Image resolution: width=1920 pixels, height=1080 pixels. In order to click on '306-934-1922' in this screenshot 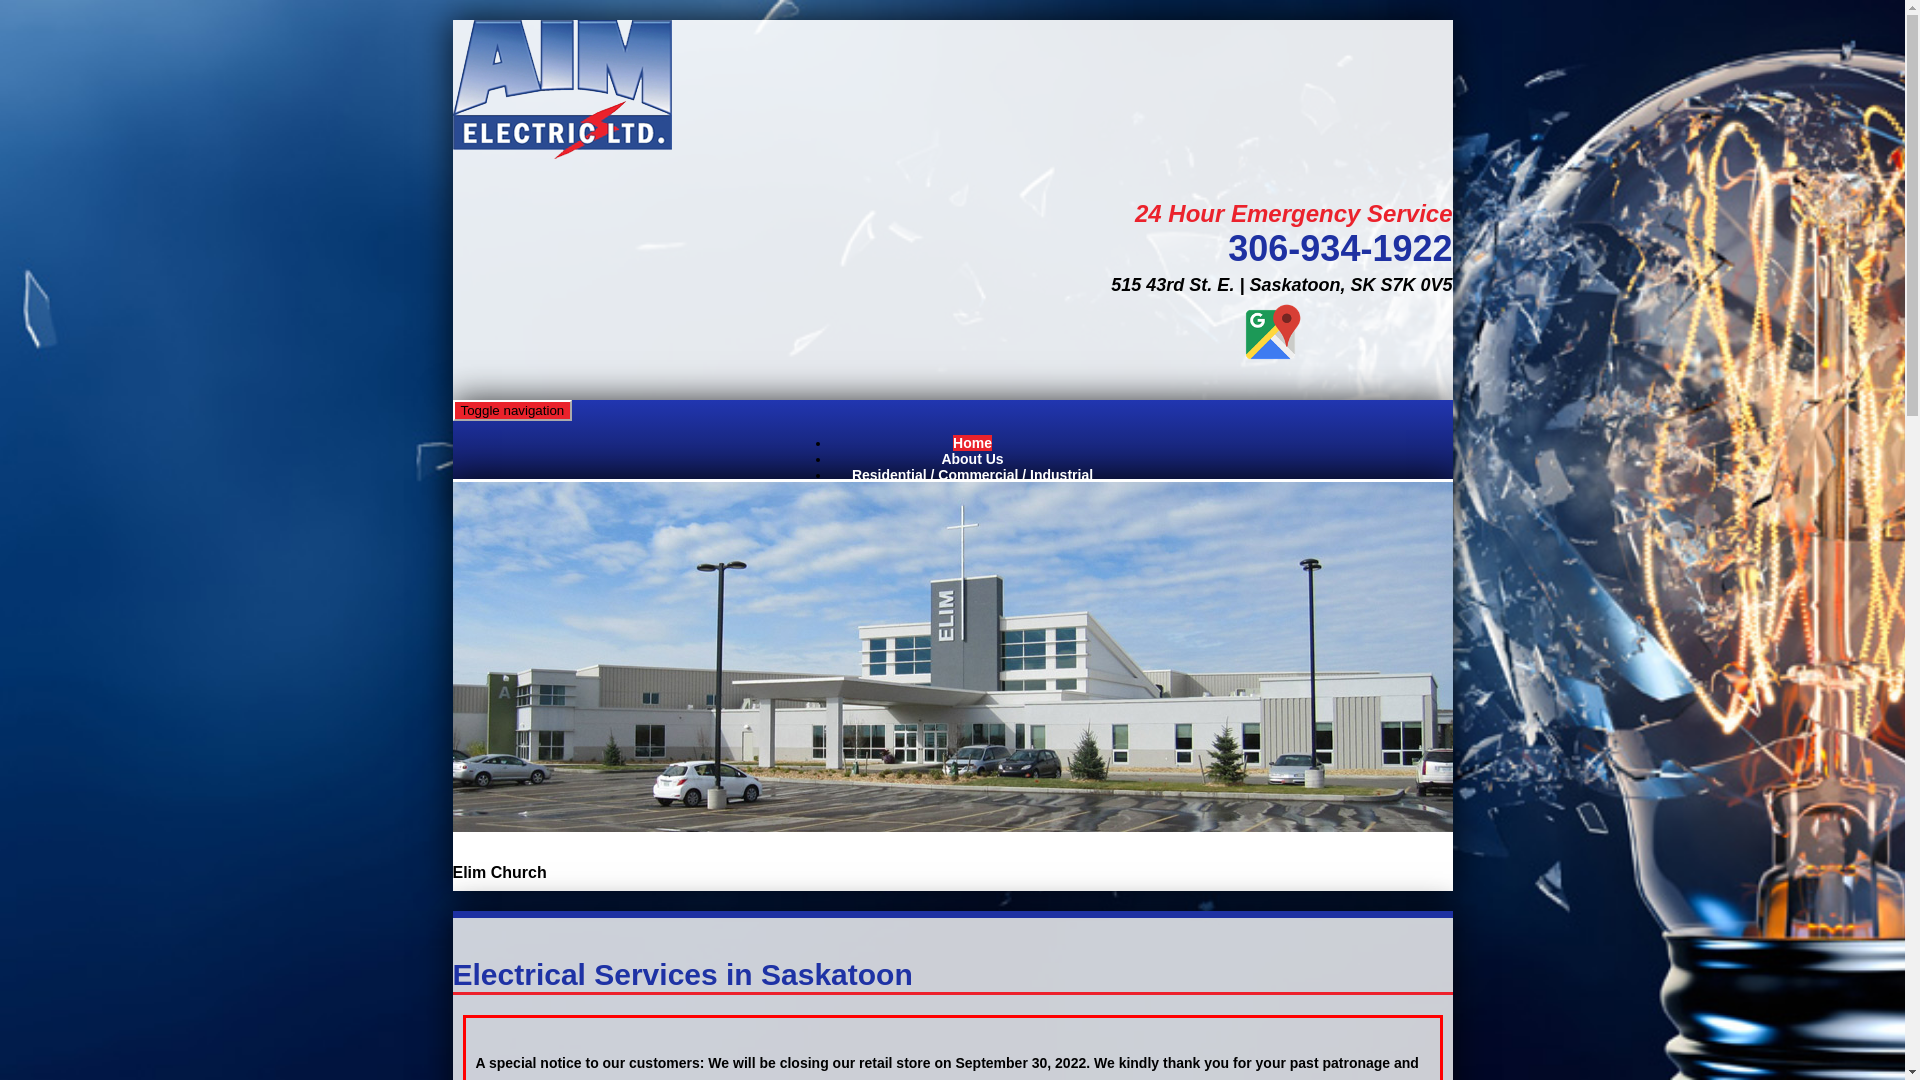, I will do `click(1339, 247)`.